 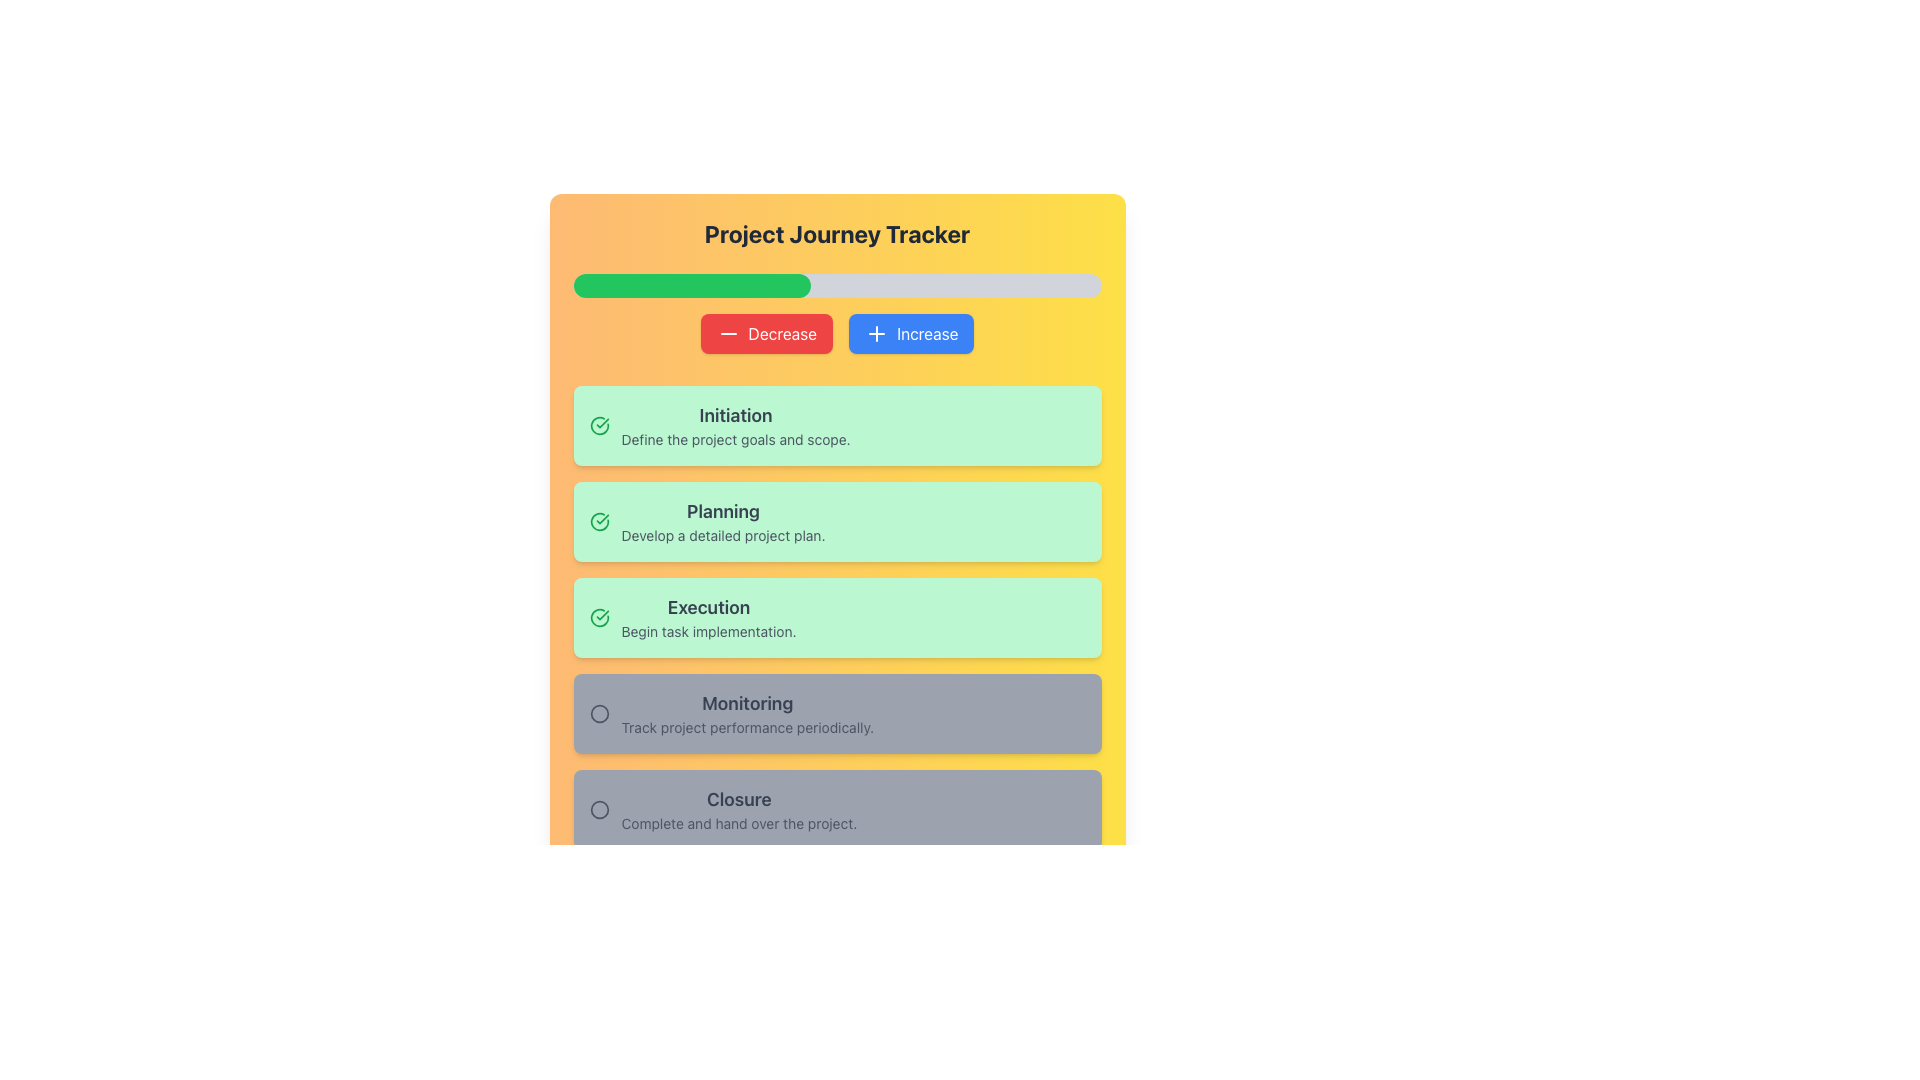 I want to click on the 'Decrease' button icon, which visually represents a subtraction operation, so click(x=727, y=333).